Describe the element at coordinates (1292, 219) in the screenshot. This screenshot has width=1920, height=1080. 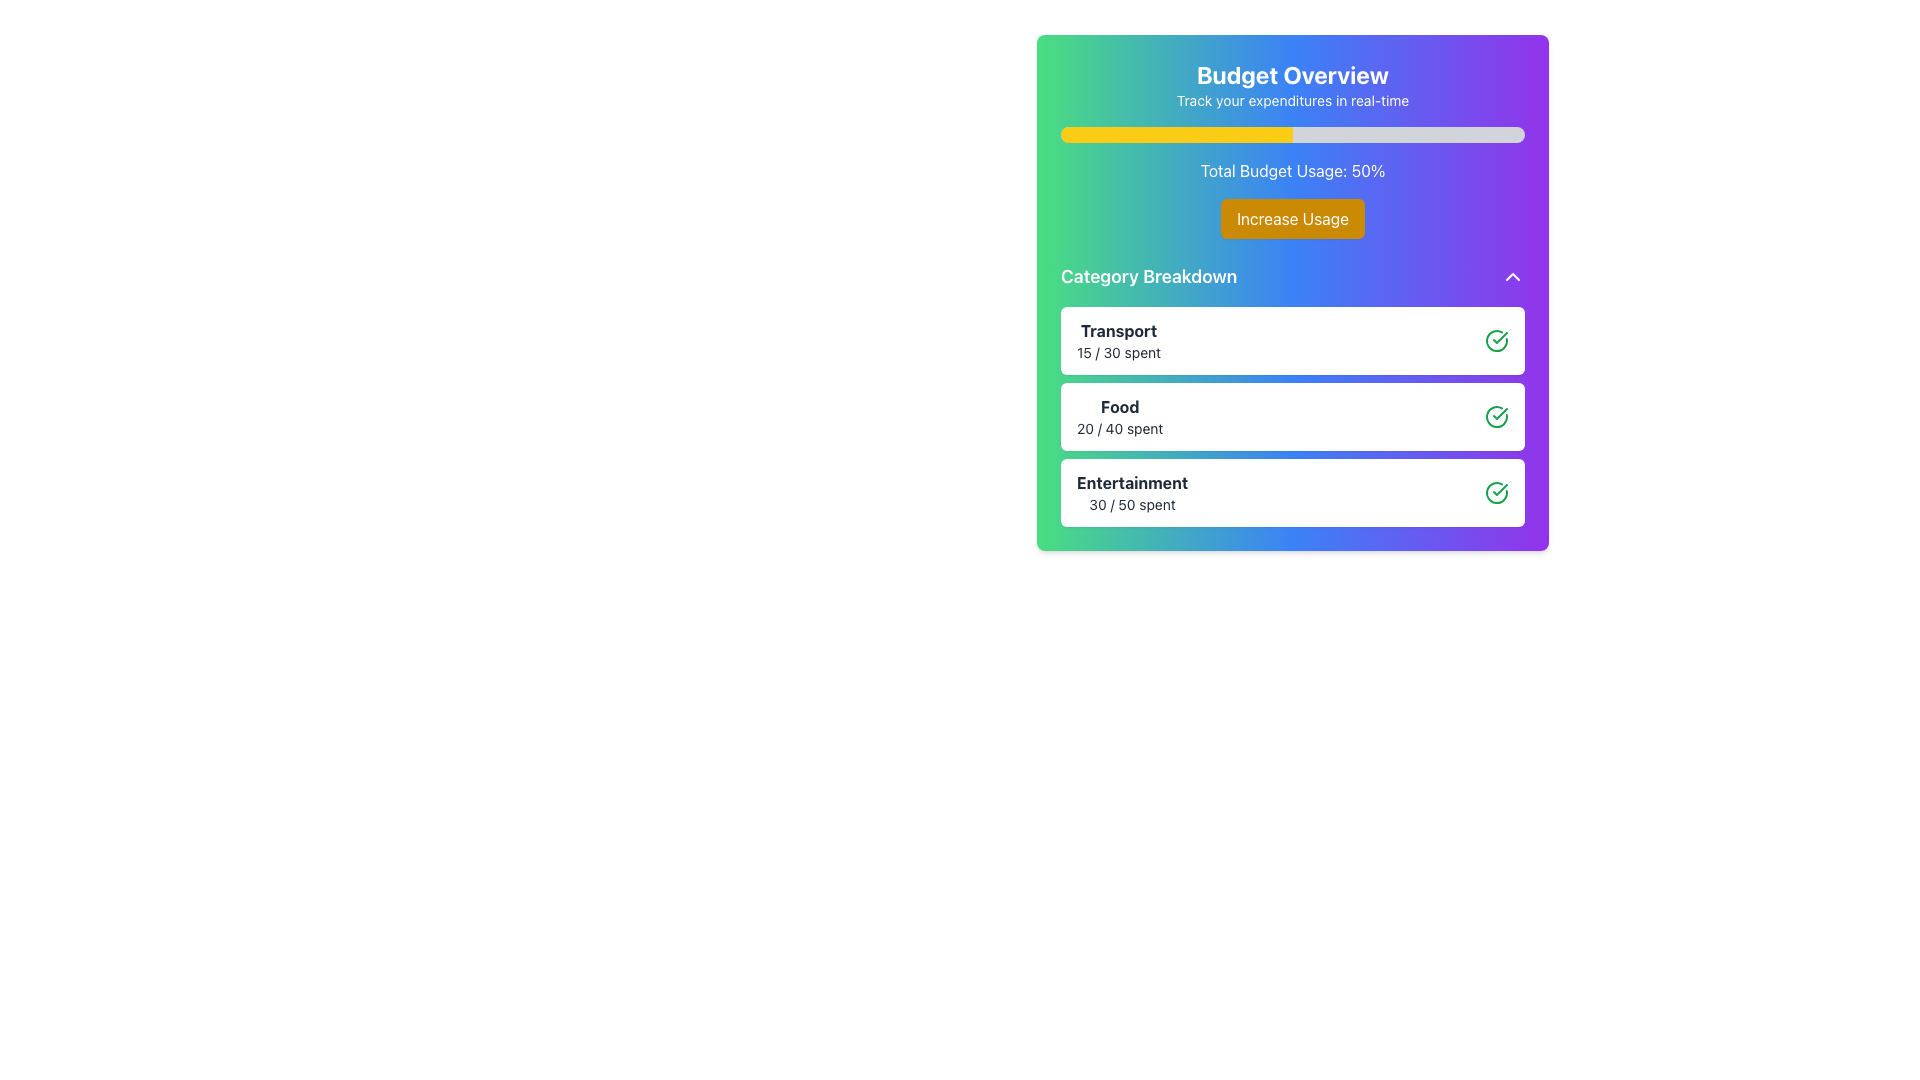
I see `the 'Increase Budget' button located below the 'Total Budget Usage: 50%' text in the 'Budget Overview' section` at that location.